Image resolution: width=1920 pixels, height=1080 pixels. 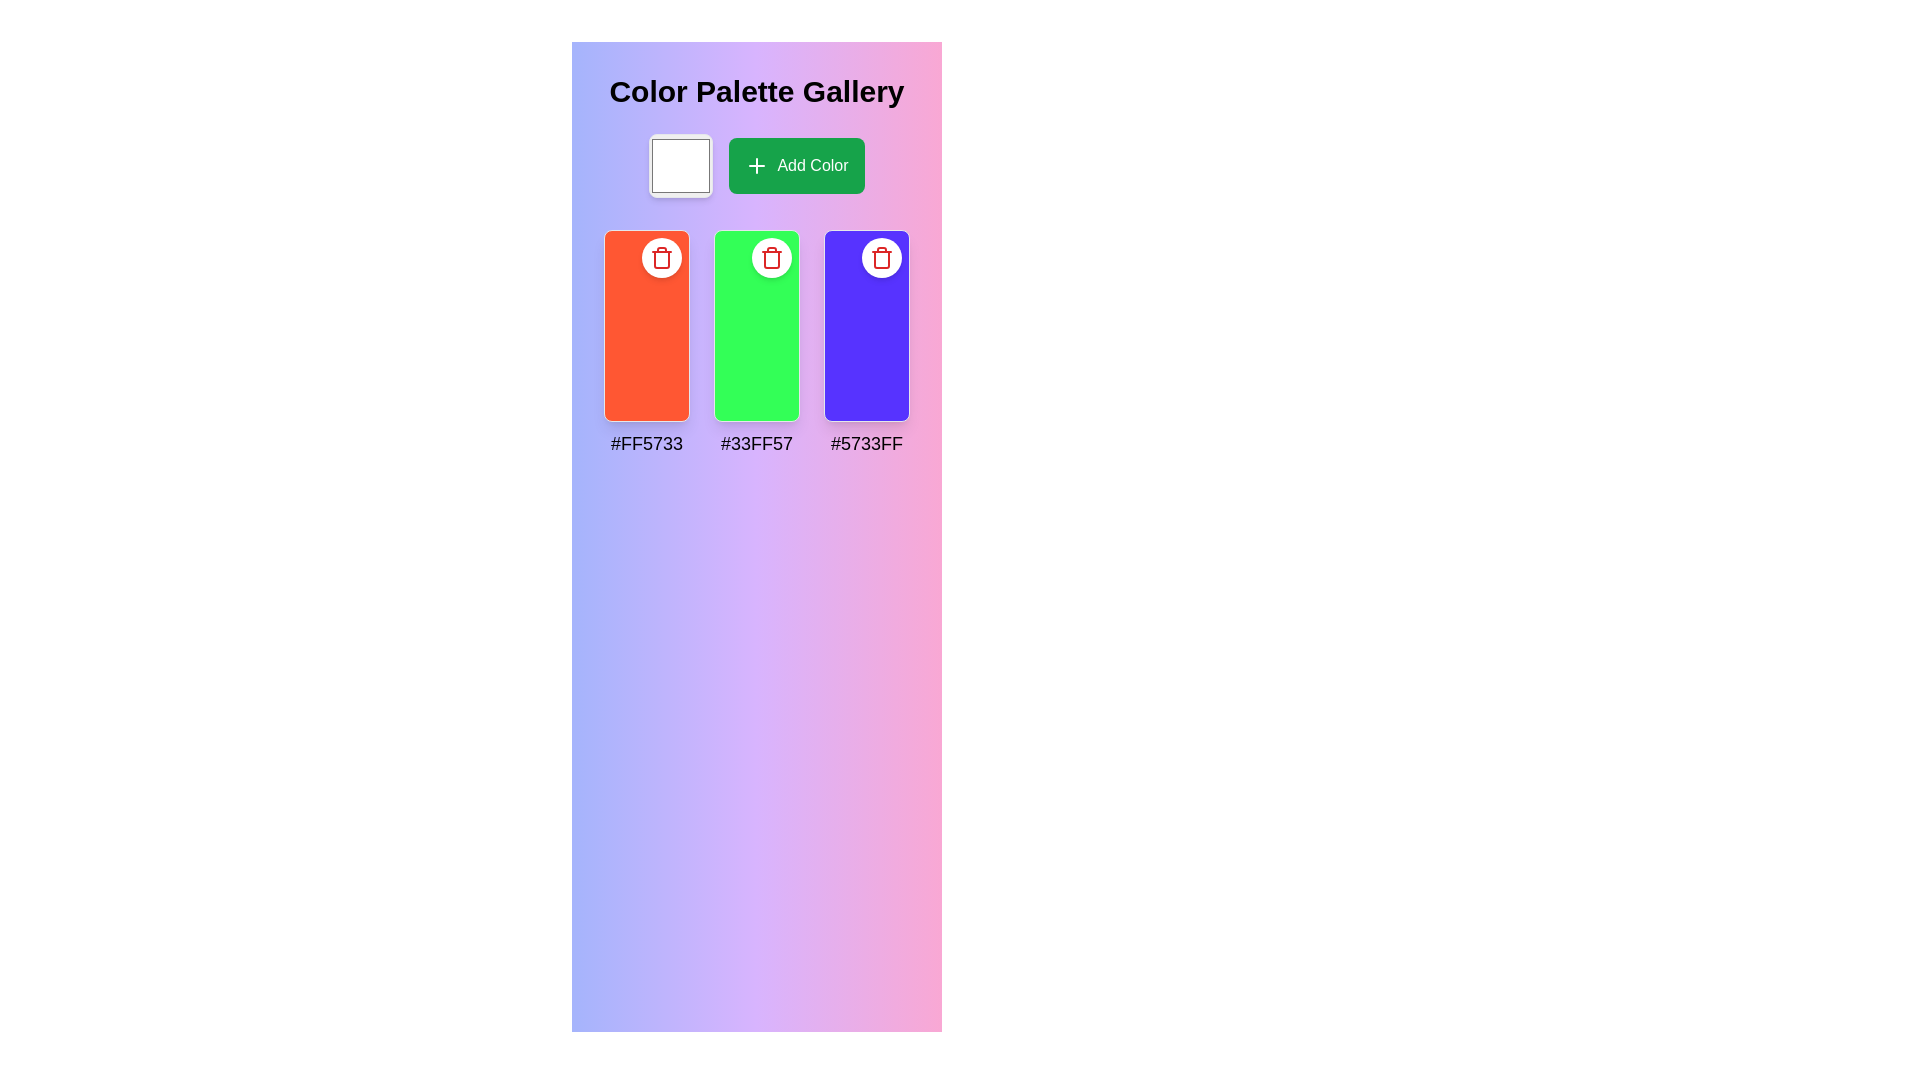 What do you see at coordinates (662, 257) in the screenshot?
I see `the delete button located in the top-right corner of the color tile with the background color #FF5733` at bounding box center [662, 257].